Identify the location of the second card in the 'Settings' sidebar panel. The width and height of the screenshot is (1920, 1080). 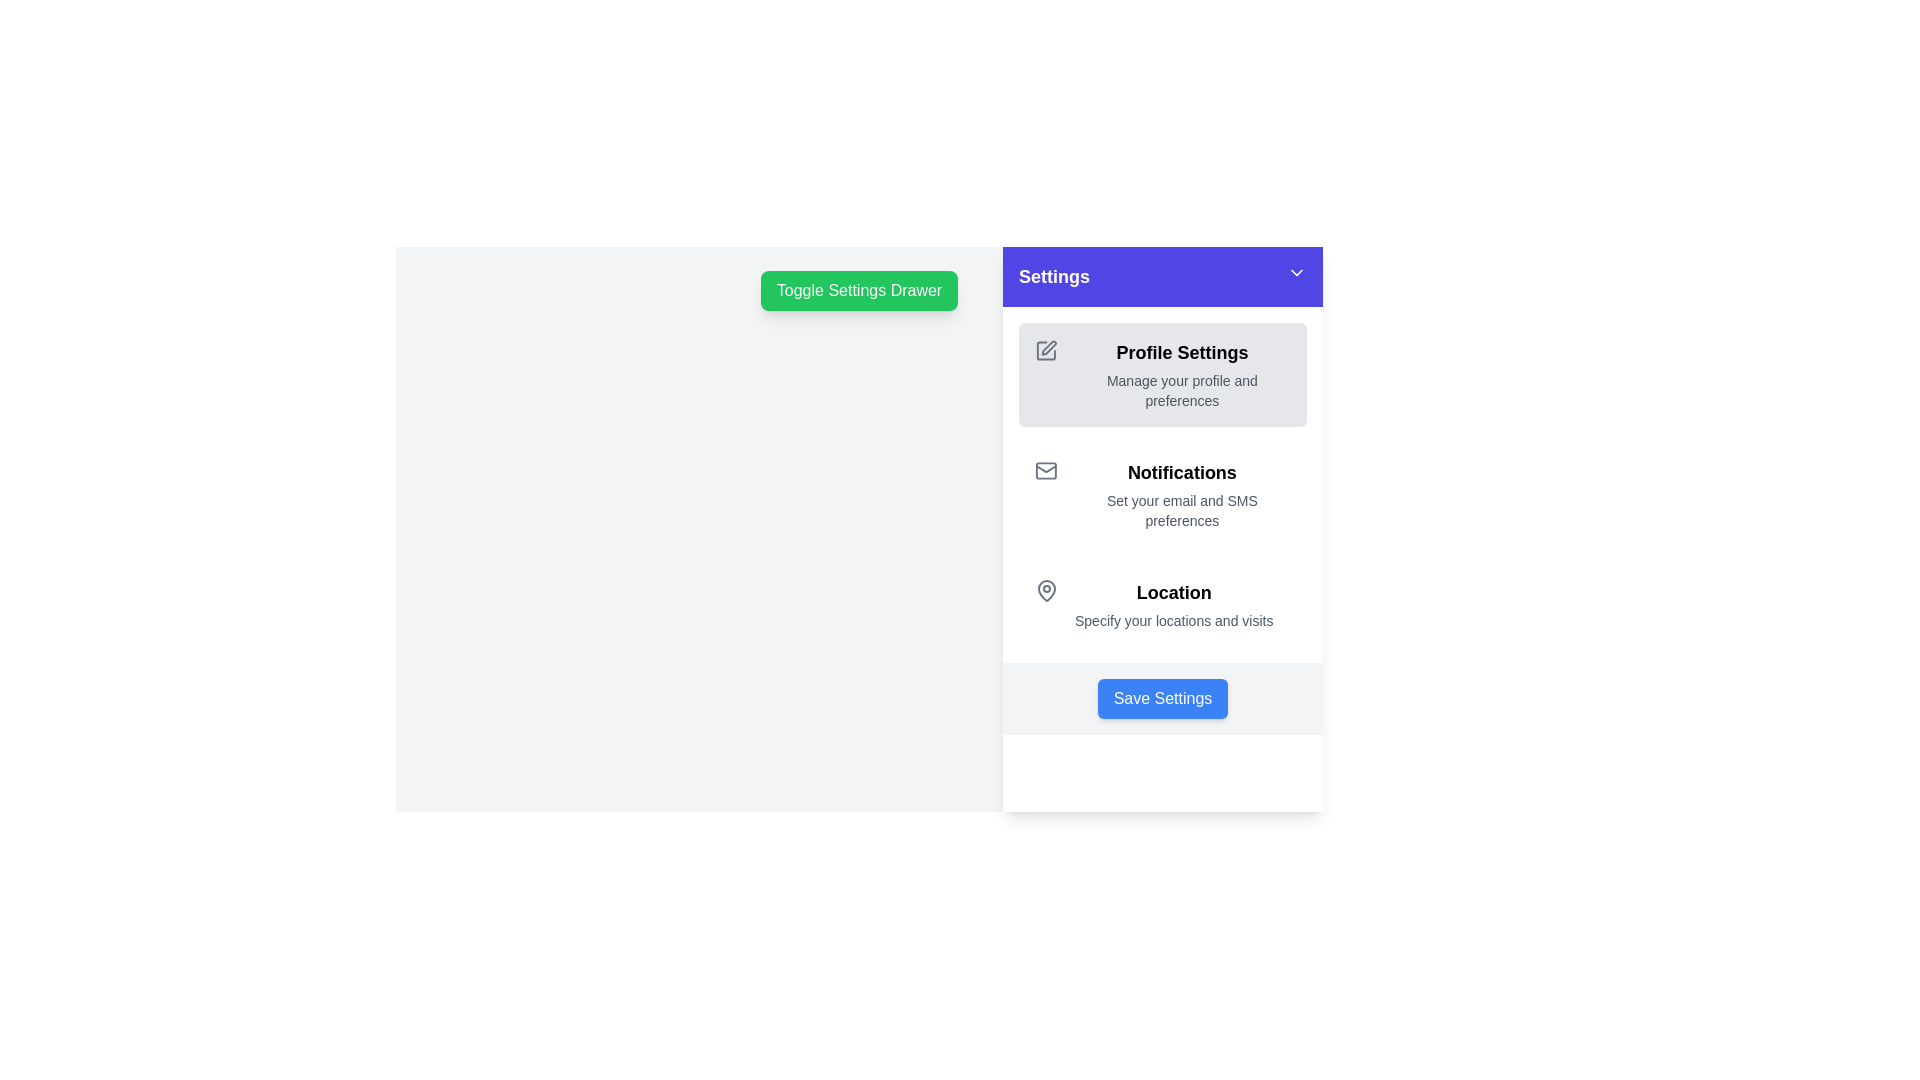
(1162, 485).